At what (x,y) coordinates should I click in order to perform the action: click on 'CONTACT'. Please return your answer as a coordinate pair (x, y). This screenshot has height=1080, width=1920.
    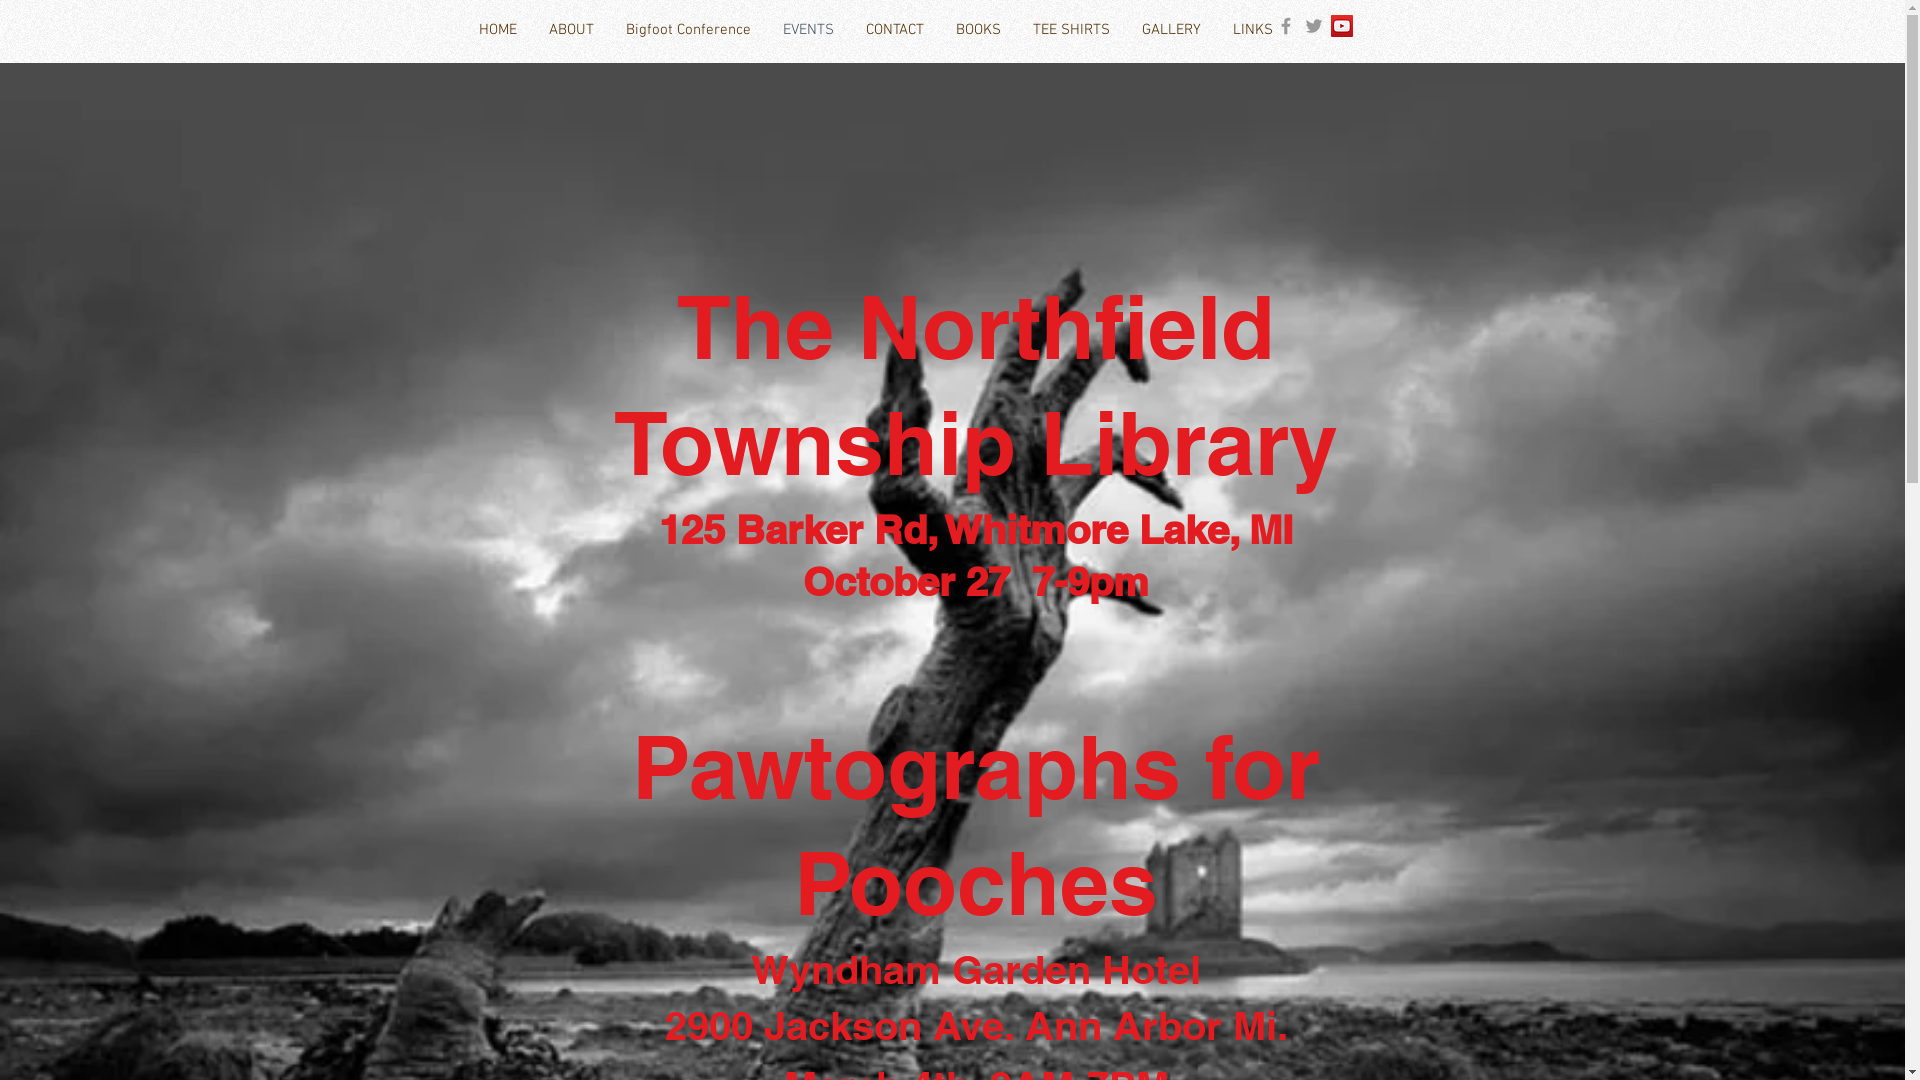
    Looking at the image, I should click on (893, 30).